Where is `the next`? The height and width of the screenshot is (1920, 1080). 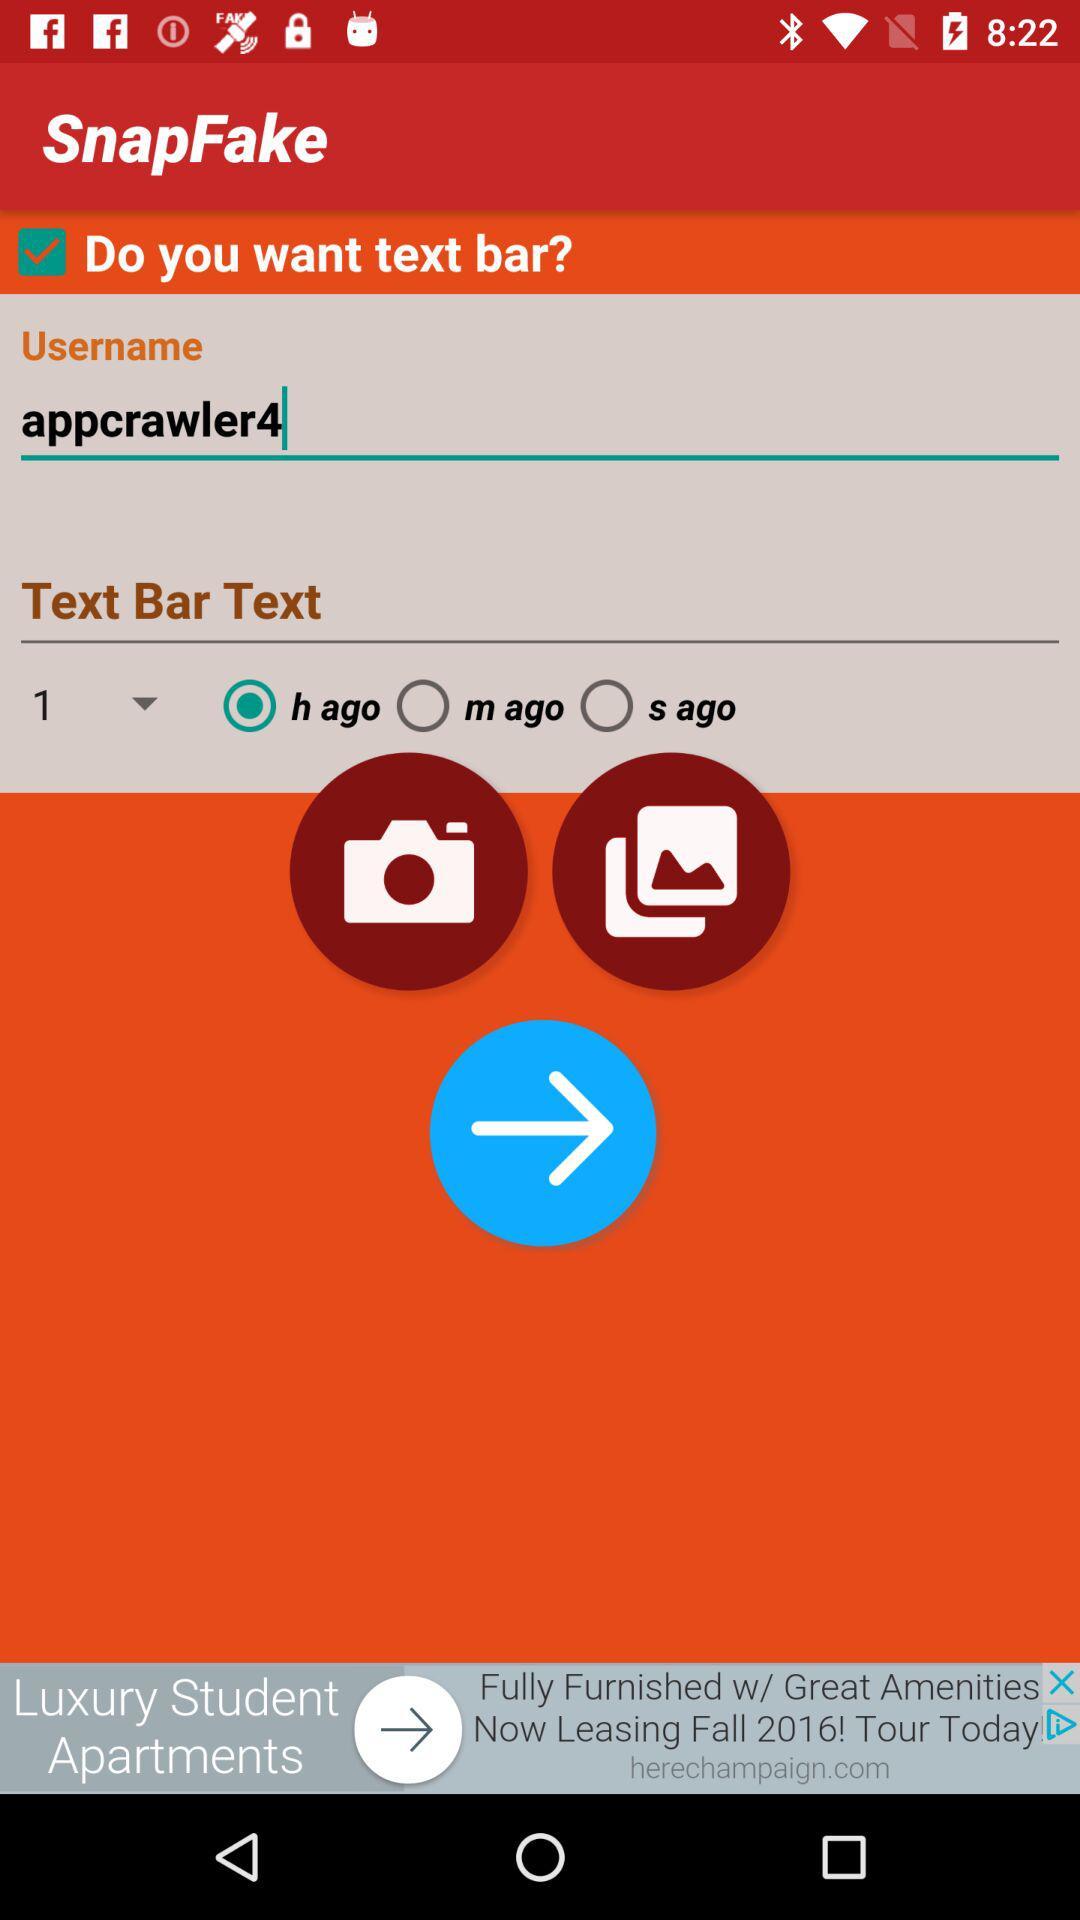 the next is located at coordinates (538, 1127).